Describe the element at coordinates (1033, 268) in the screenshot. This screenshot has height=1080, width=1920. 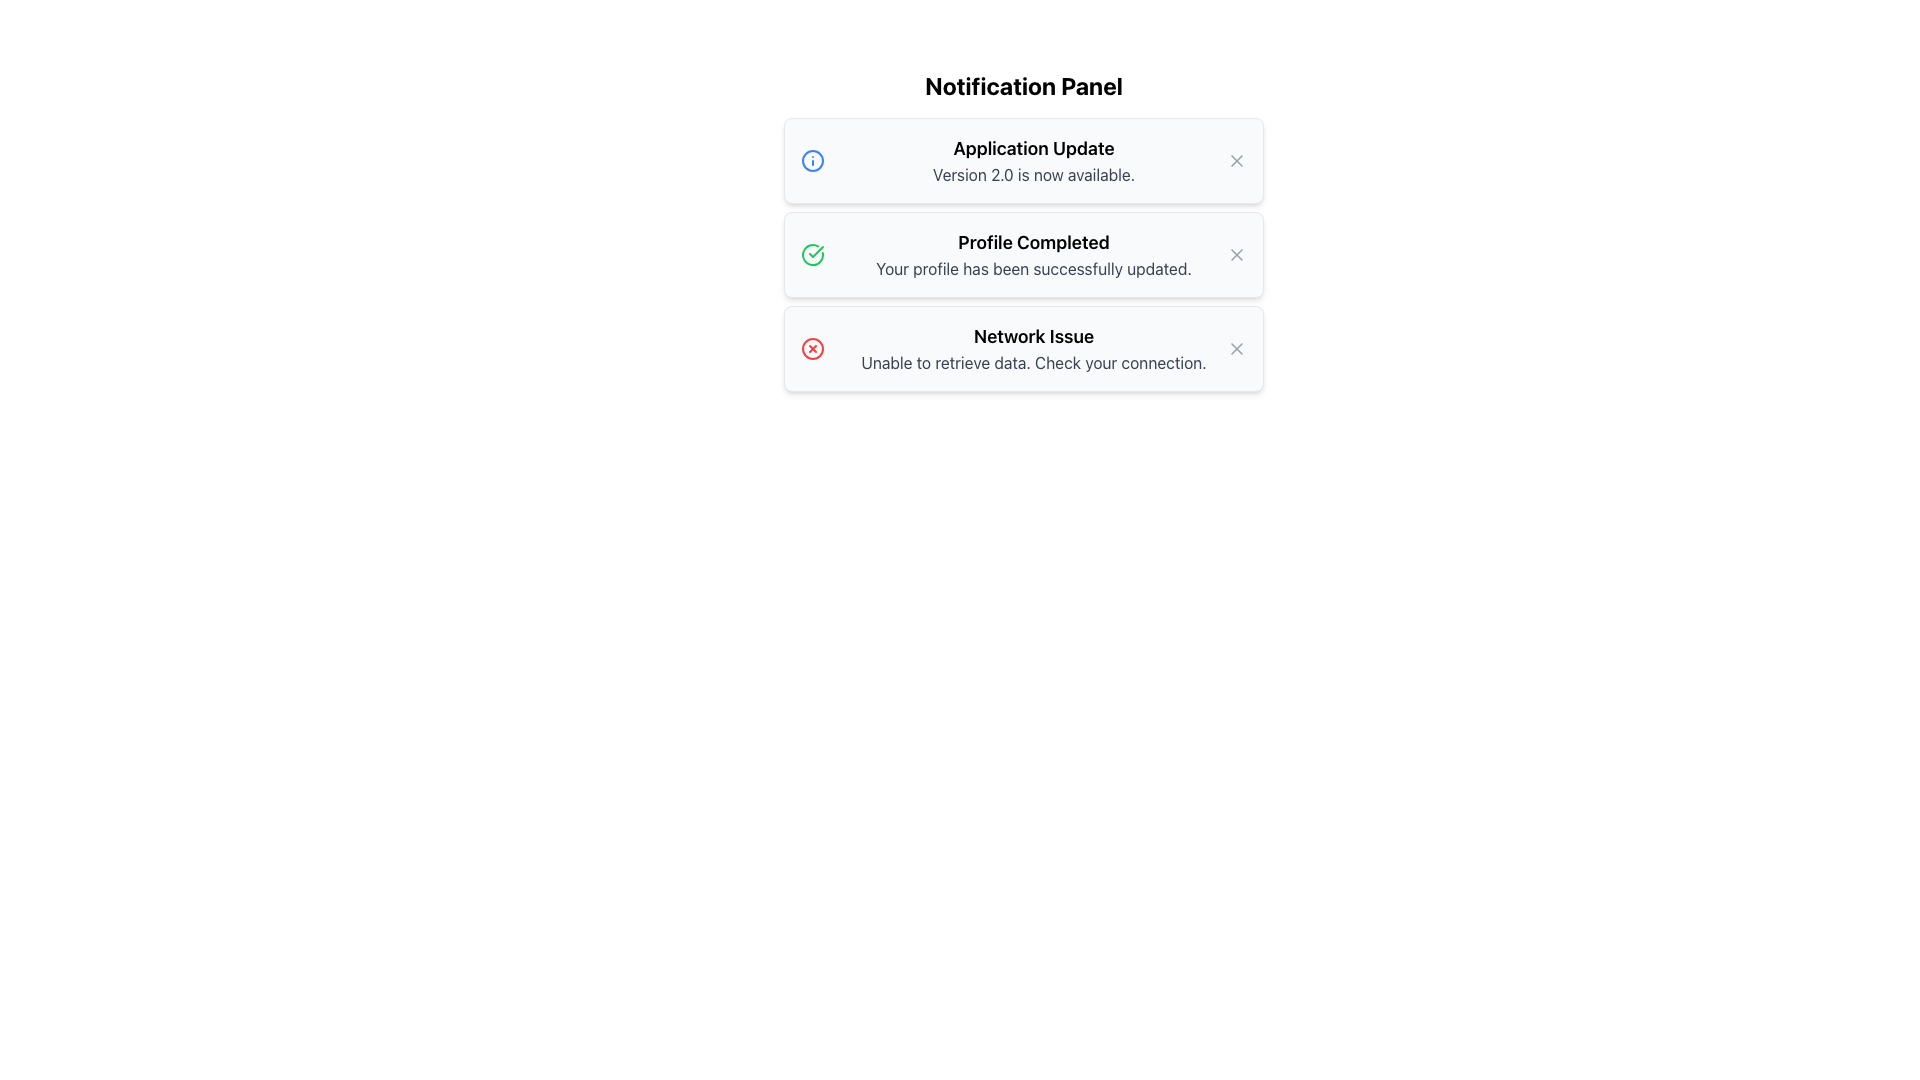
I see `the text label that indicates the user's profile has been successfully updated, located in the notification block under 'Profile Completed'` at that location.